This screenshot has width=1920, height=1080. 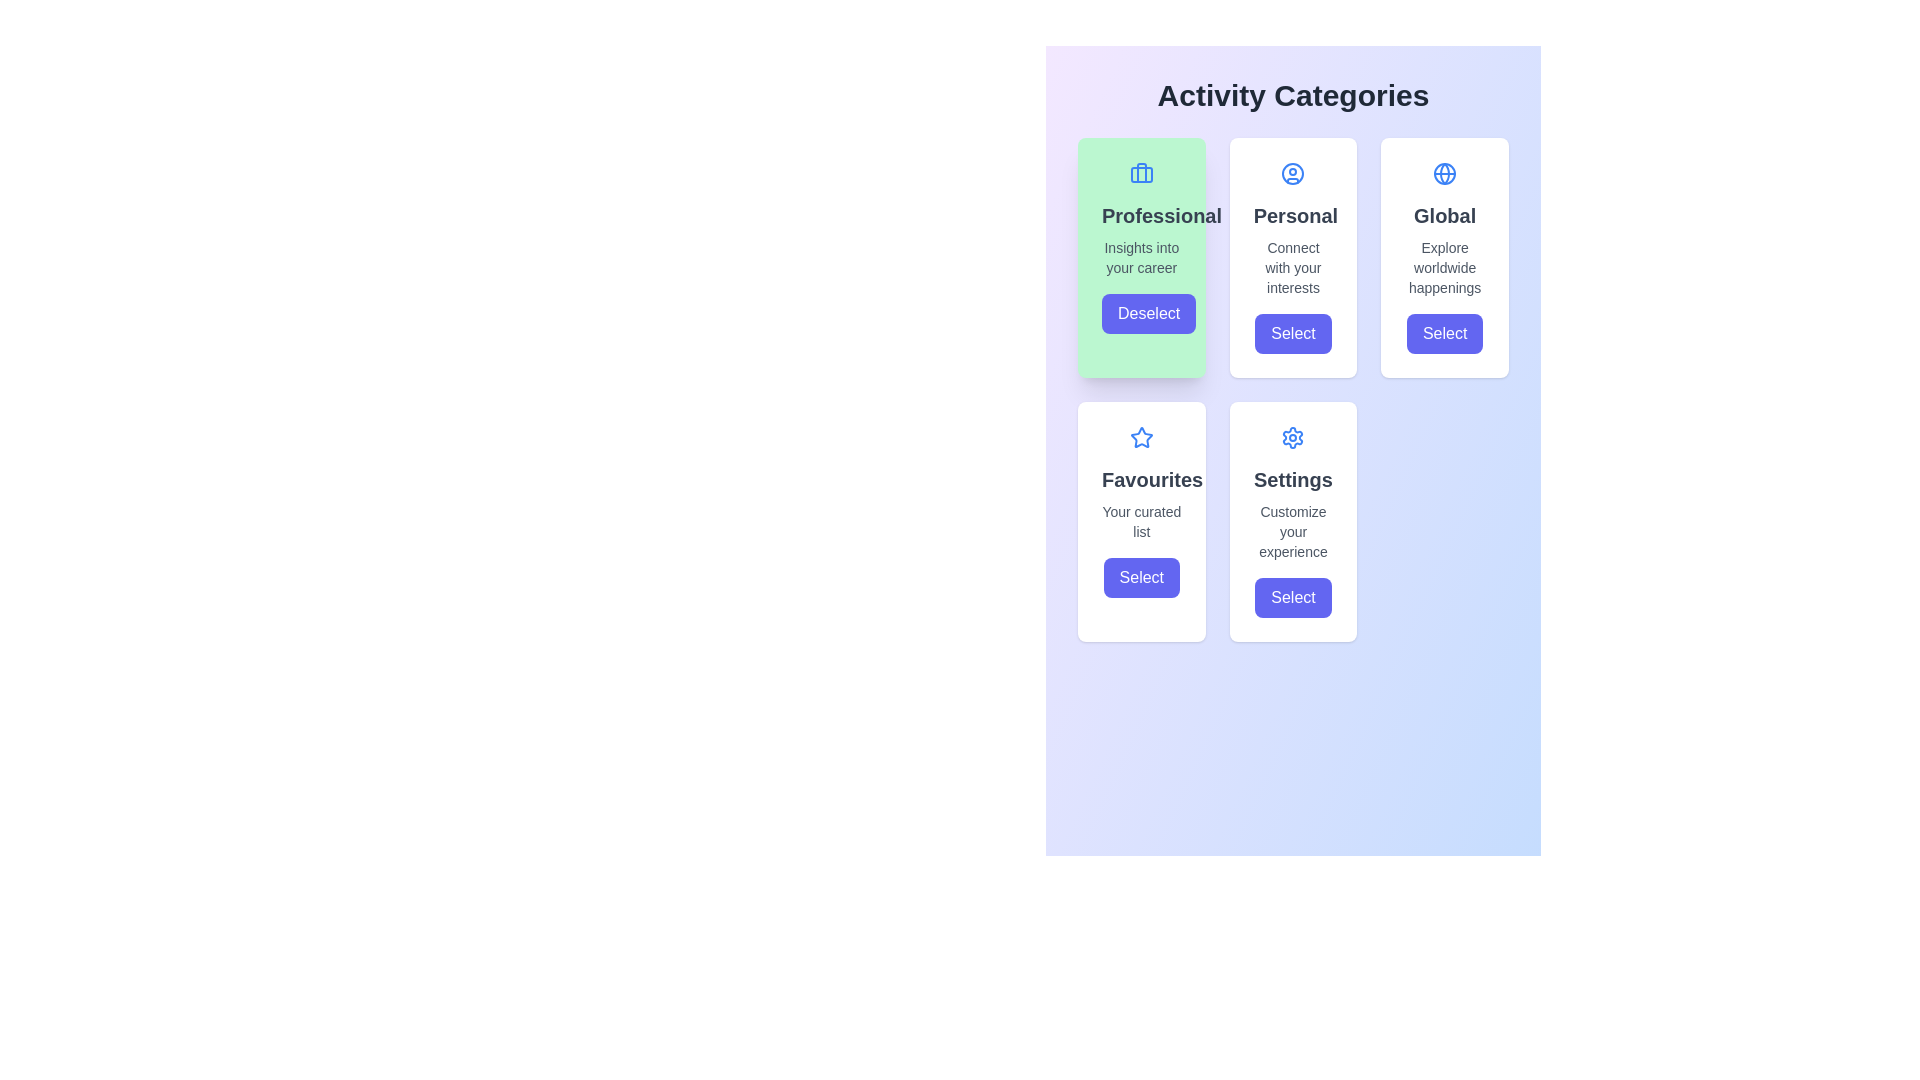 What do you see at coordinates (1293, 437) in the screenshot?
I see `the larger, outer gear-like structure of the settings icon located in the bottom-right section of the interface near the 'Settings' card that mentions 'Customize your experience'` at bounding box center [1293, 437].